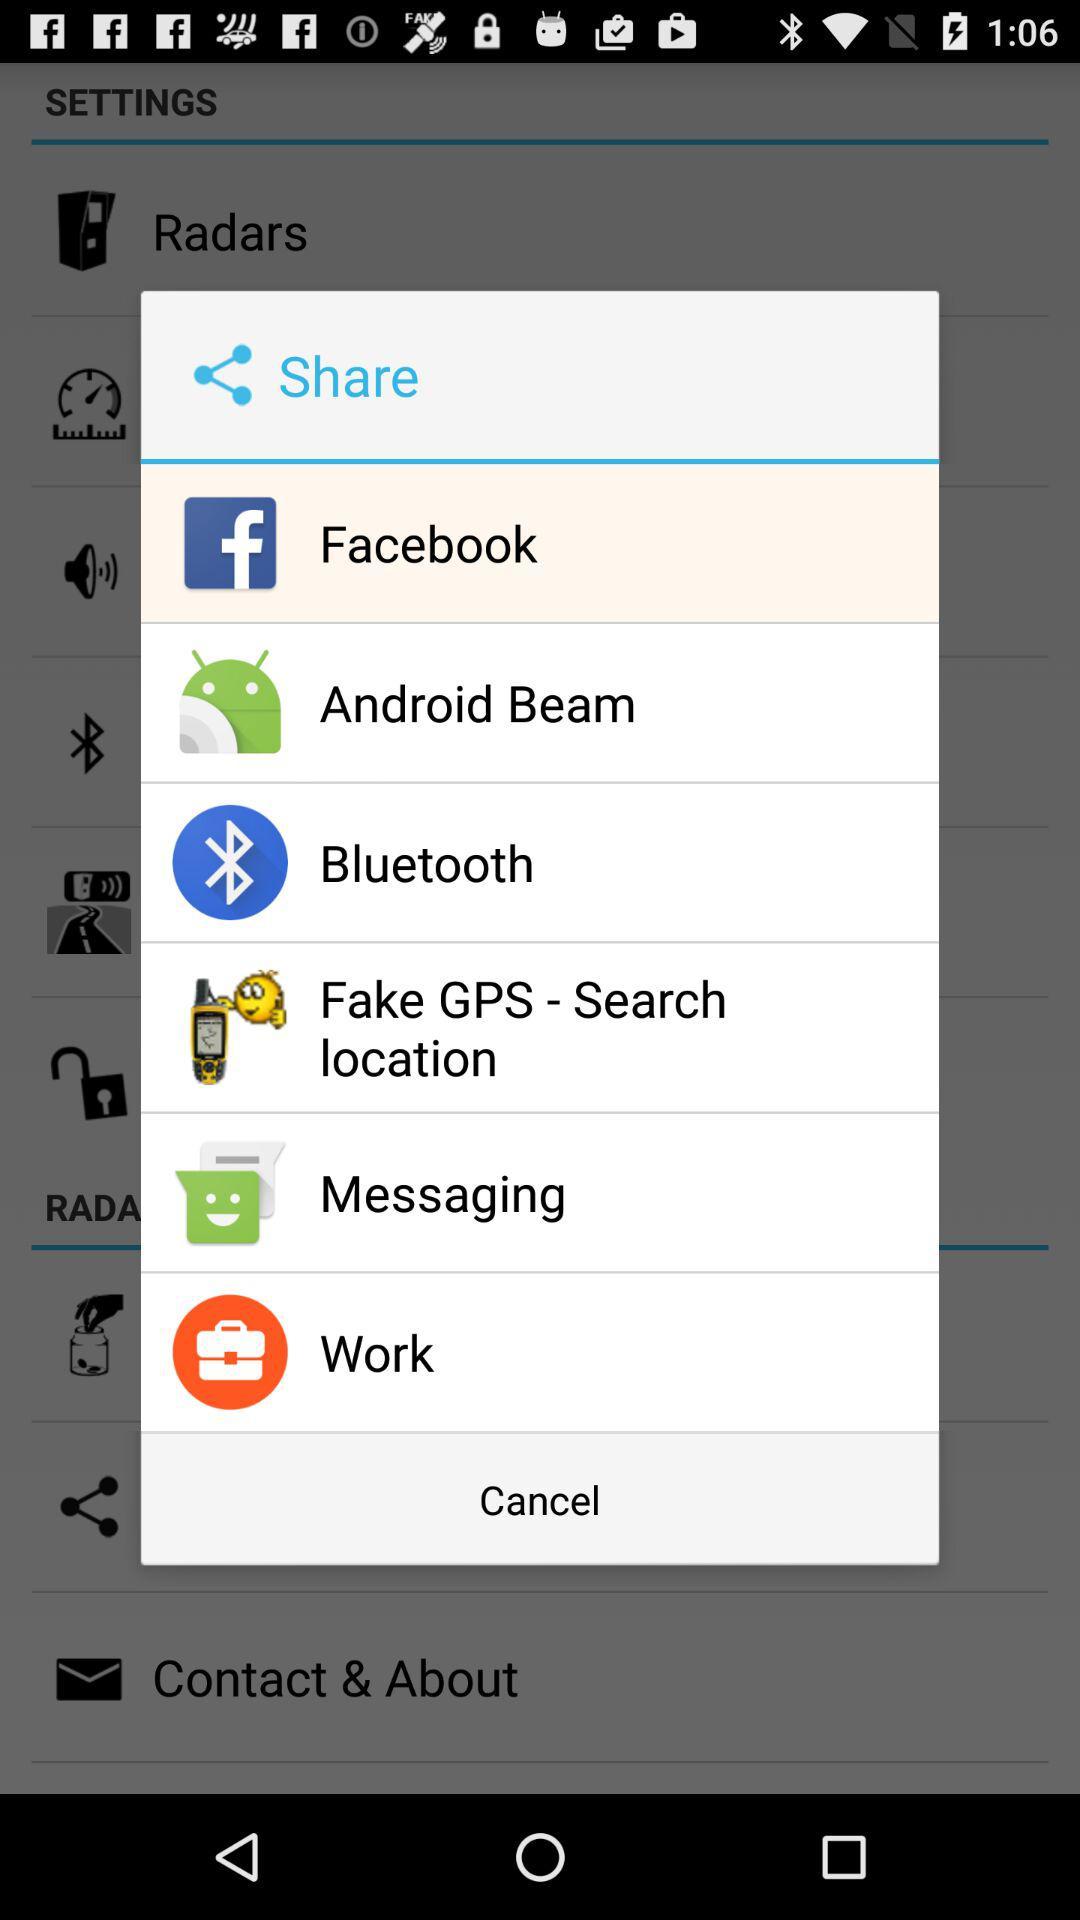 The image size is (1080, 1920). What do you see at coordinates (540, 1499) in the screenshot?
I see `the cancel item` at bounding box center [540, 1499].